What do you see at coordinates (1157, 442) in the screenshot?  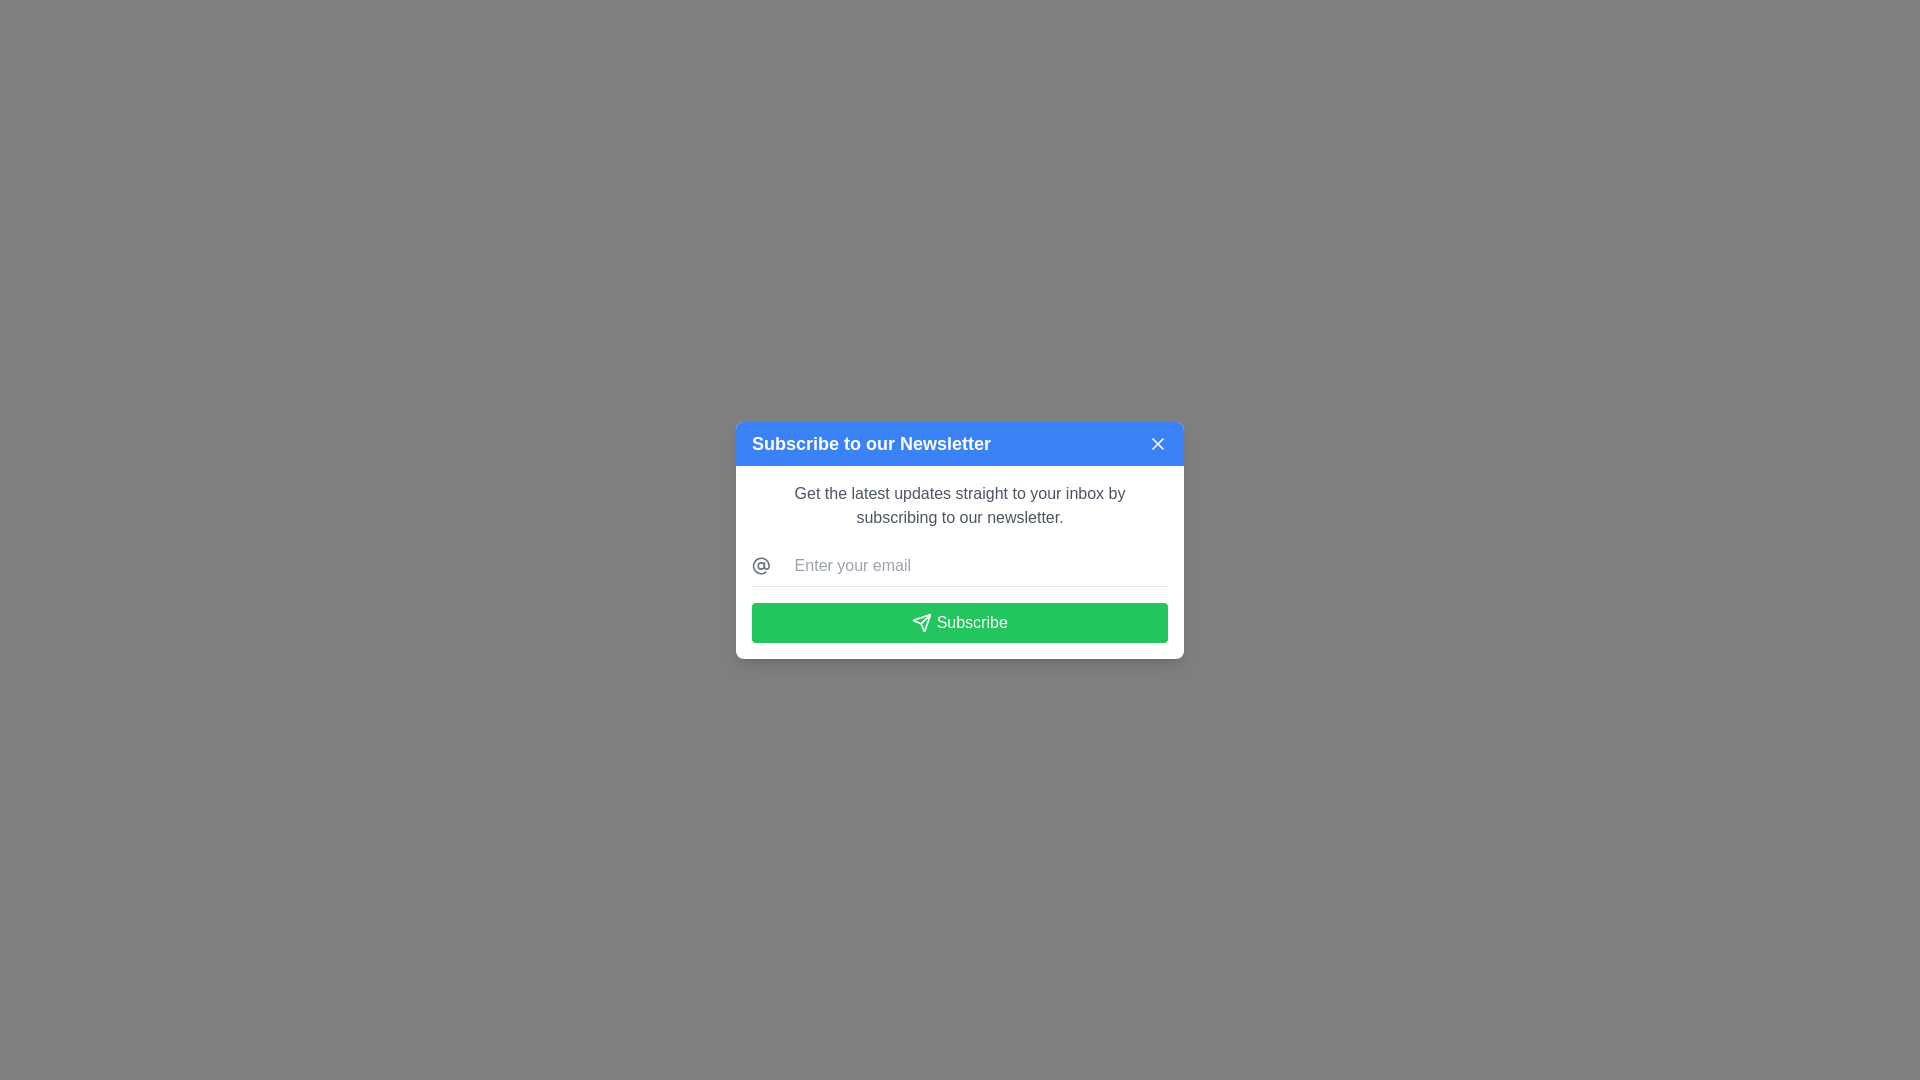 I see `the close button by clicking on the diagonal line forming part of the 'X' icon to close the modal dialog titled 'Subscribe to our Newsletter'` at bounding box center [1157, 442].